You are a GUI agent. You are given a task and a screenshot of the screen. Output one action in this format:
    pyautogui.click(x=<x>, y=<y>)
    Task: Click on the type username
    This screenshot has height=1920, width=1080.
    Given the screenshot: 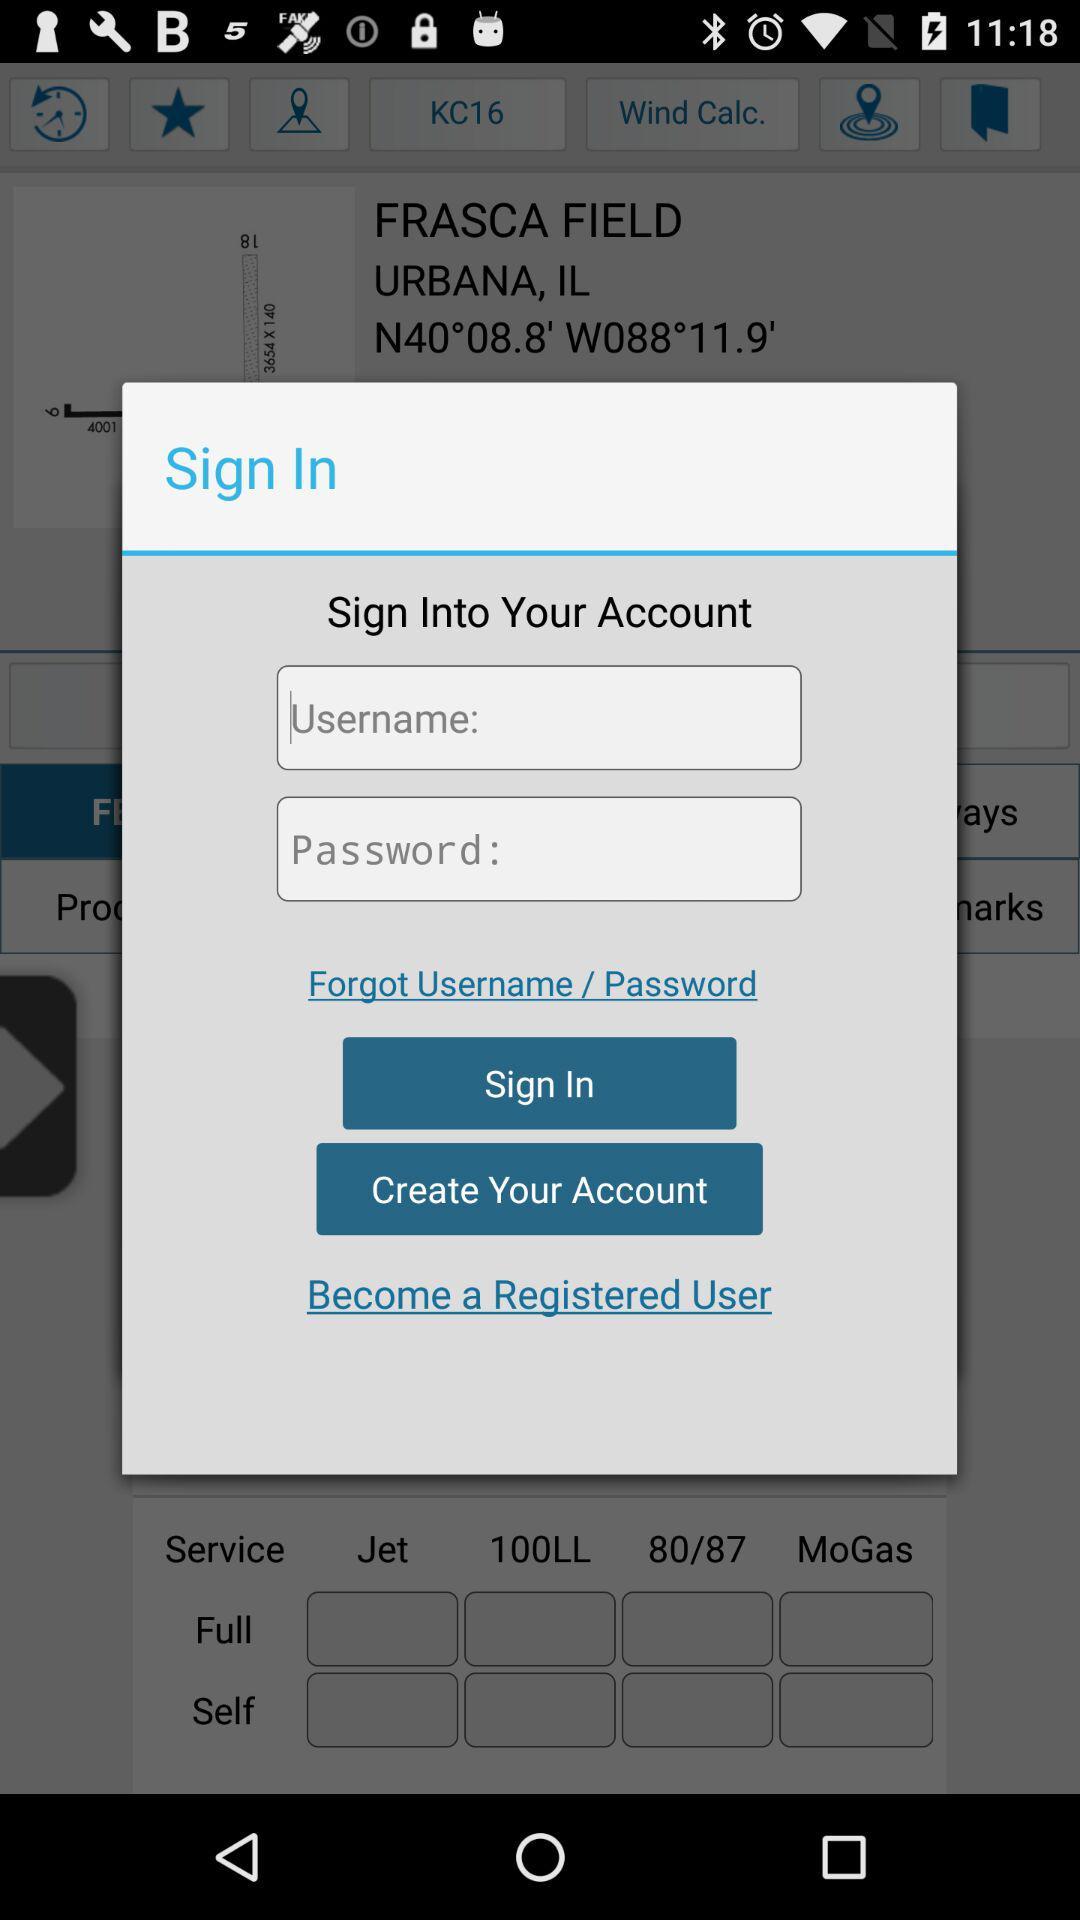 What is the action you would take?
    pyautogui.click(x=538, y=717)
    